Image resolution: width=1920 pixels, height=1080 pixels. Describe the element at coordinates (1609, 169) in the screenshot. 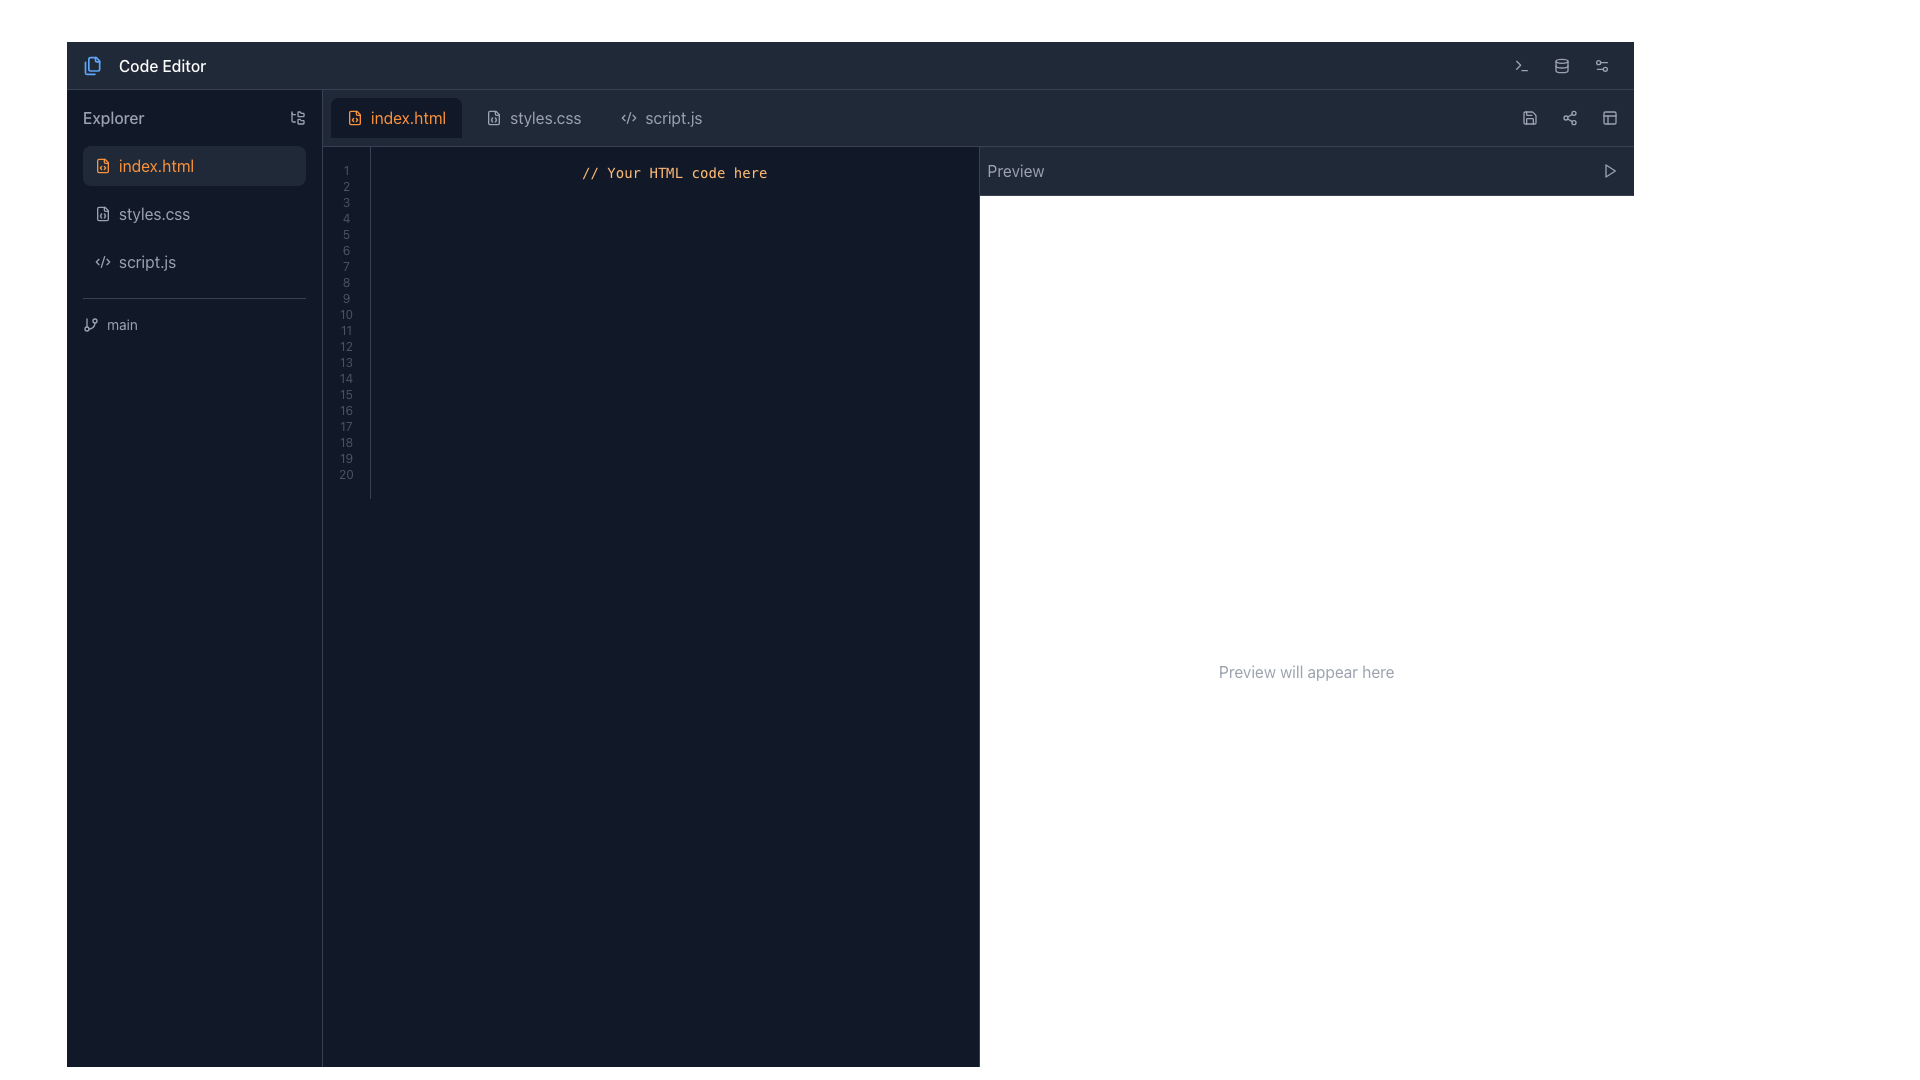

I see `the light gray play button with rounded corners located in the upper-right region of the interface's toolbar` at that location.